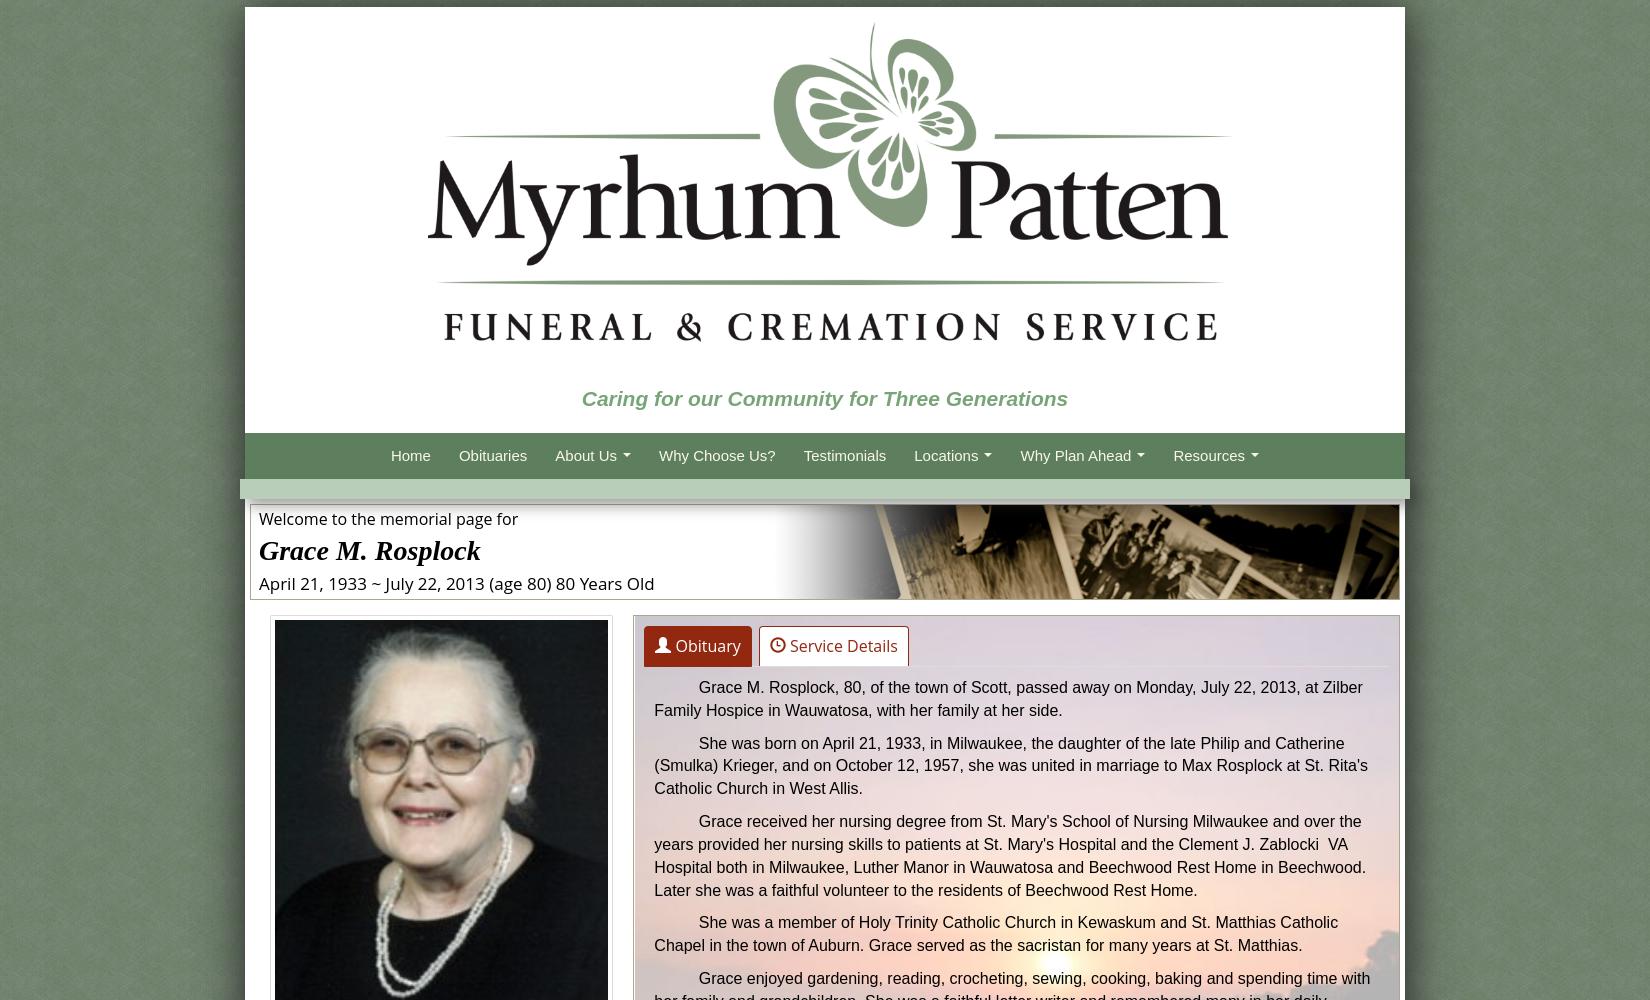  I want to click on 'Service Details', so click(841, 646).